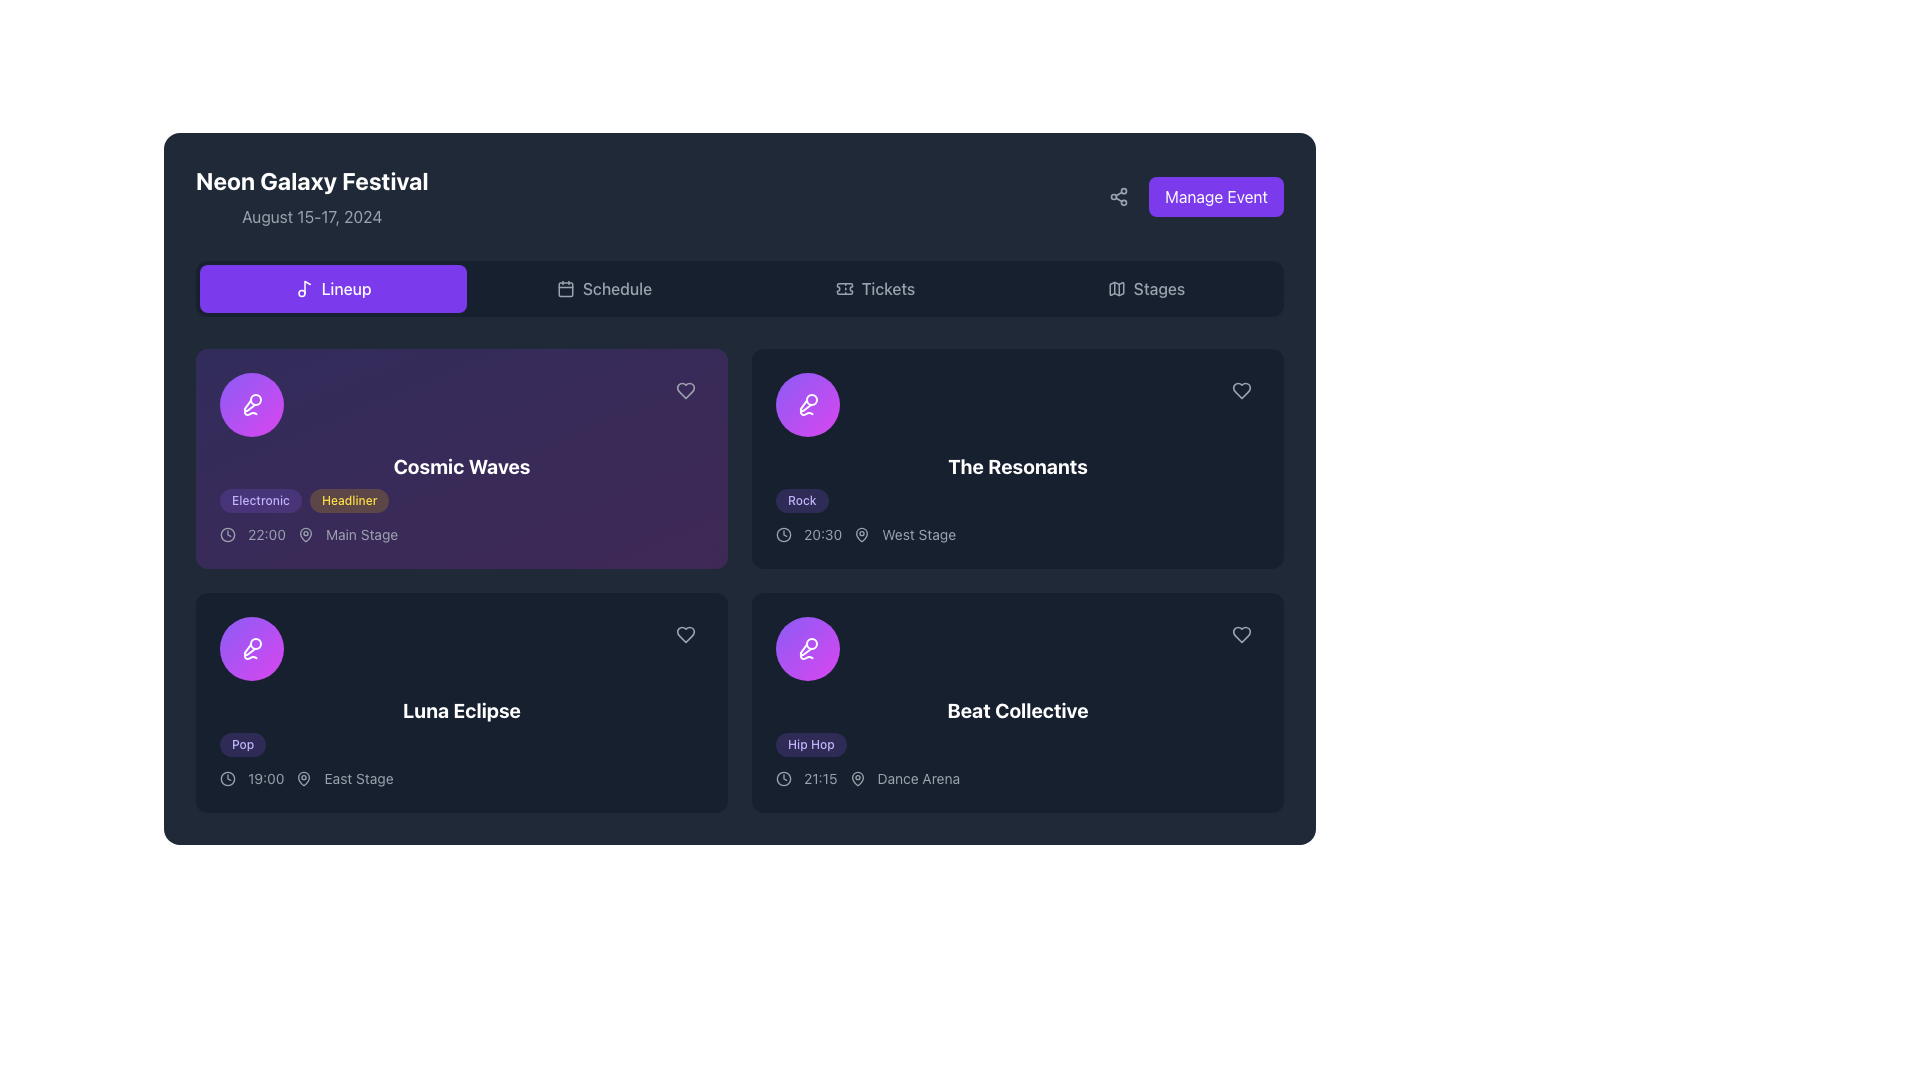 The height and width of the screenshot is (1080, 1920). What do you see at coordinates (303, 289) in the screenshot?
I see `the small musical note icon located in the upper navigation bar, positioned to the left of the 'Lineup' button` at bounding box center [303, 289].